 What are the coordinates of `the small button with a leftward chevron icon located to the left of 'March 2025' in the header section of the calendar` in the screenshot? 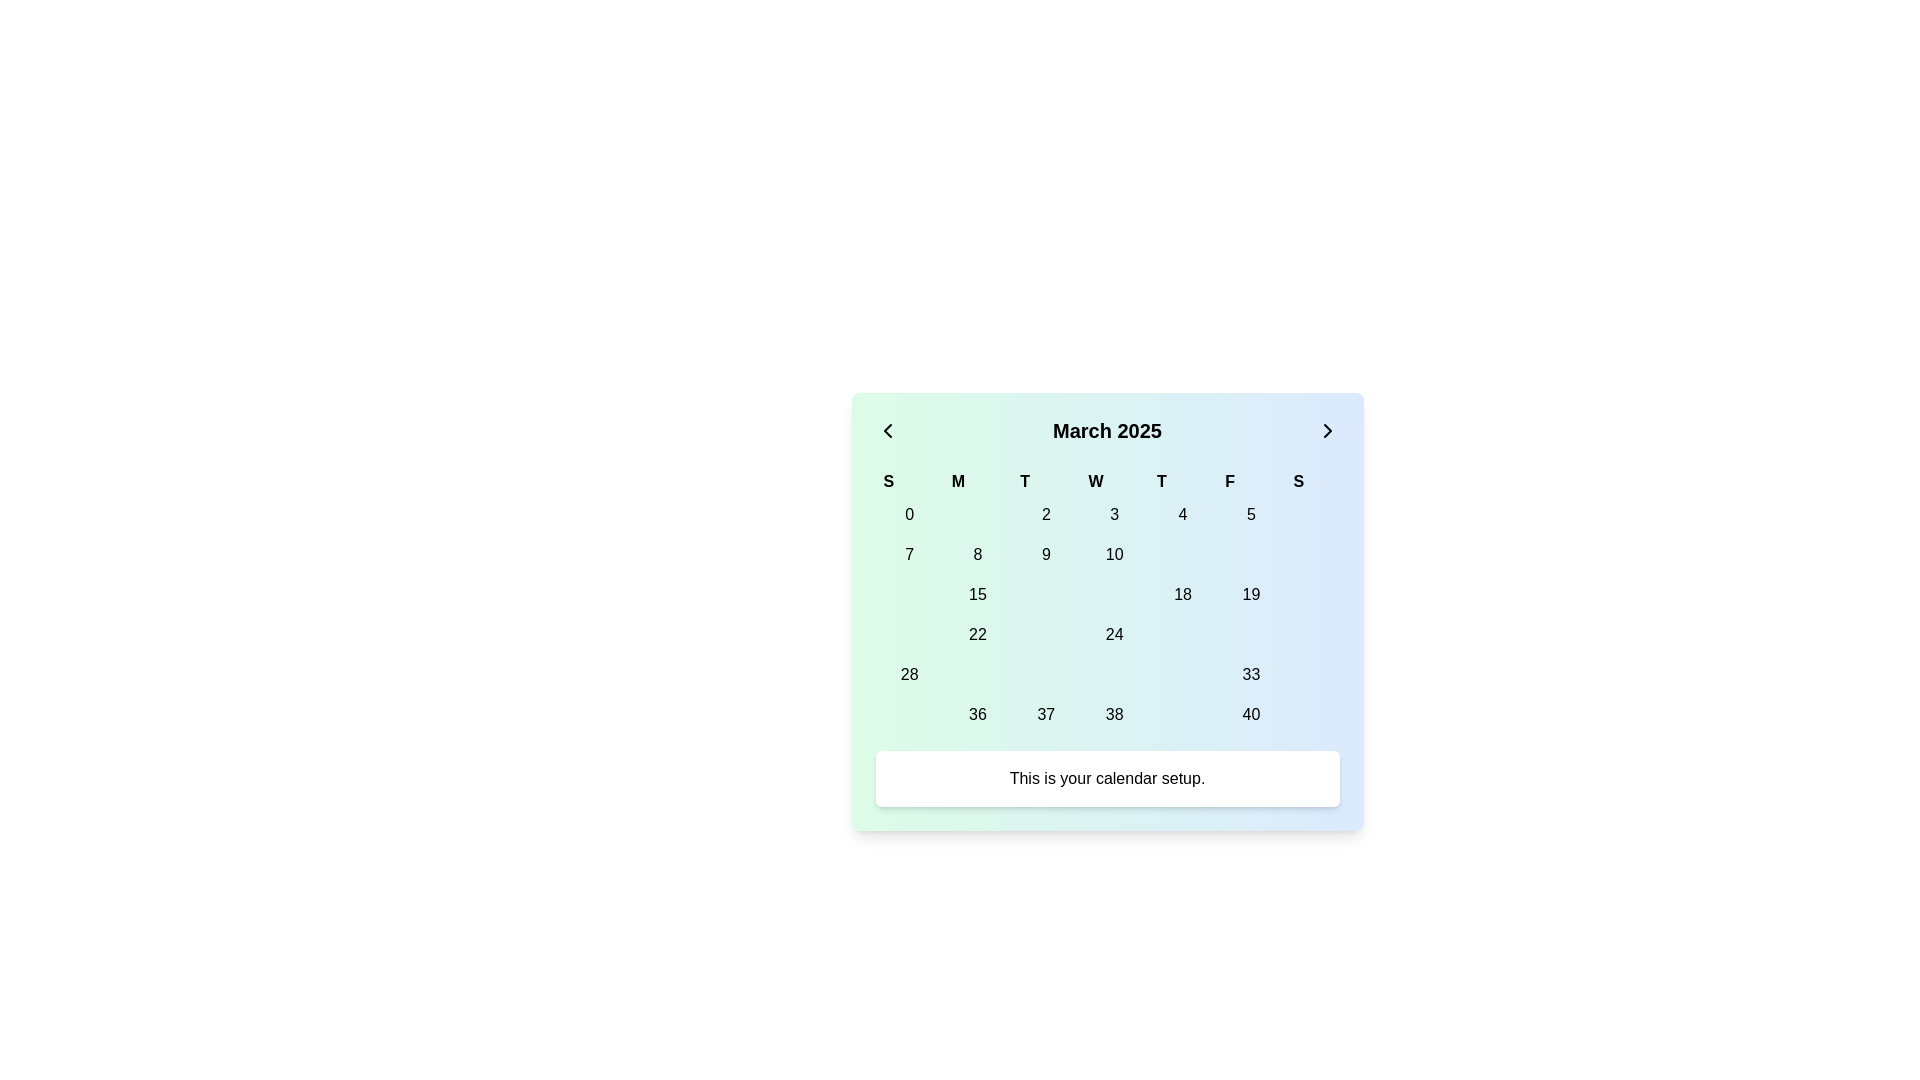 It's located at (886, 430).